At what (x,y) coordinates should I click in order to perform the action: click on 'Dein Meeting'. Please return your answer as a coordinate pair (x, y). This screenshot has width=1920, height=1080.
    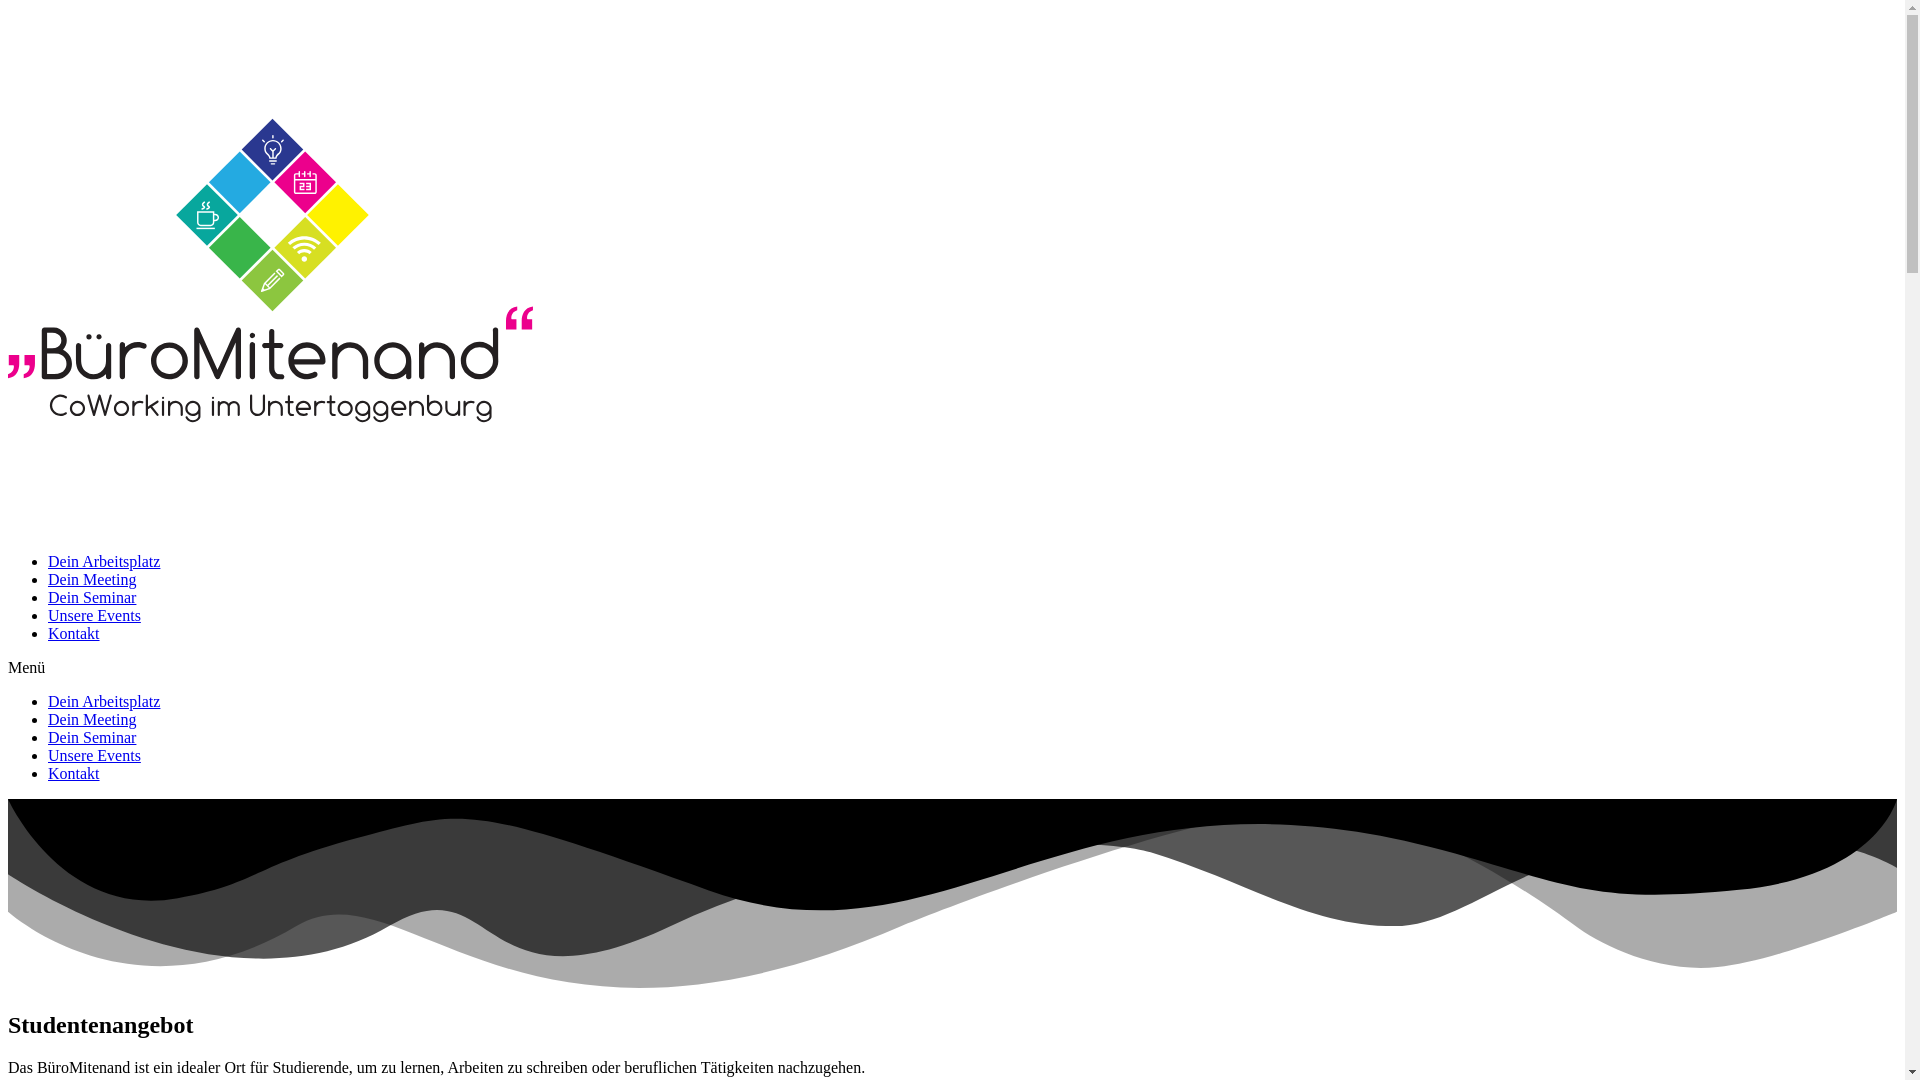
    Looking at the image, I should click on (90, 579).